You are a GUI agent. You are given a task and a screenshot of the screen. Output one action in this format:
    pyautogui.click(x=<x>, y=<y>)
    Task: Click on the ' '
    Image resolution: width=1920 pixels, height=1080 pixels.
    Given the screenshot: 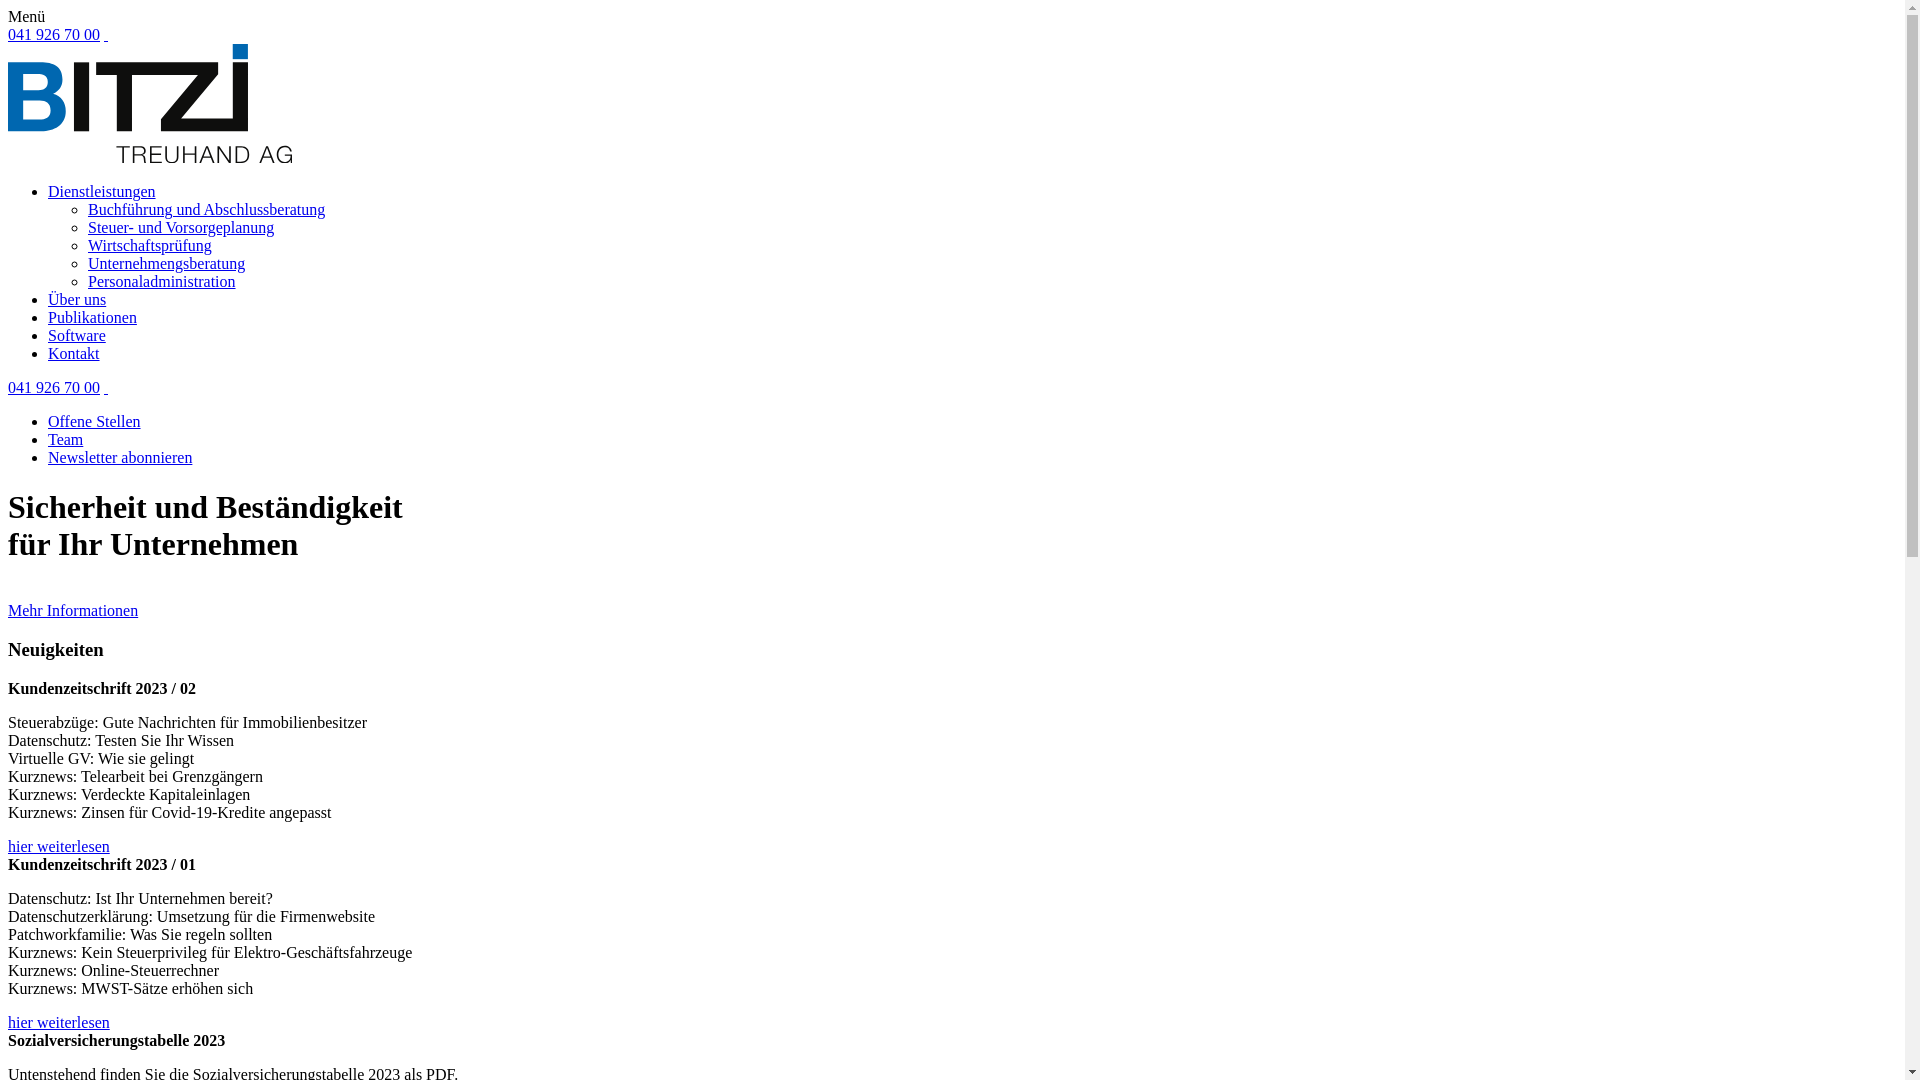 What is the action you would take?
    pyautogui.click(x=104, y=34)
    